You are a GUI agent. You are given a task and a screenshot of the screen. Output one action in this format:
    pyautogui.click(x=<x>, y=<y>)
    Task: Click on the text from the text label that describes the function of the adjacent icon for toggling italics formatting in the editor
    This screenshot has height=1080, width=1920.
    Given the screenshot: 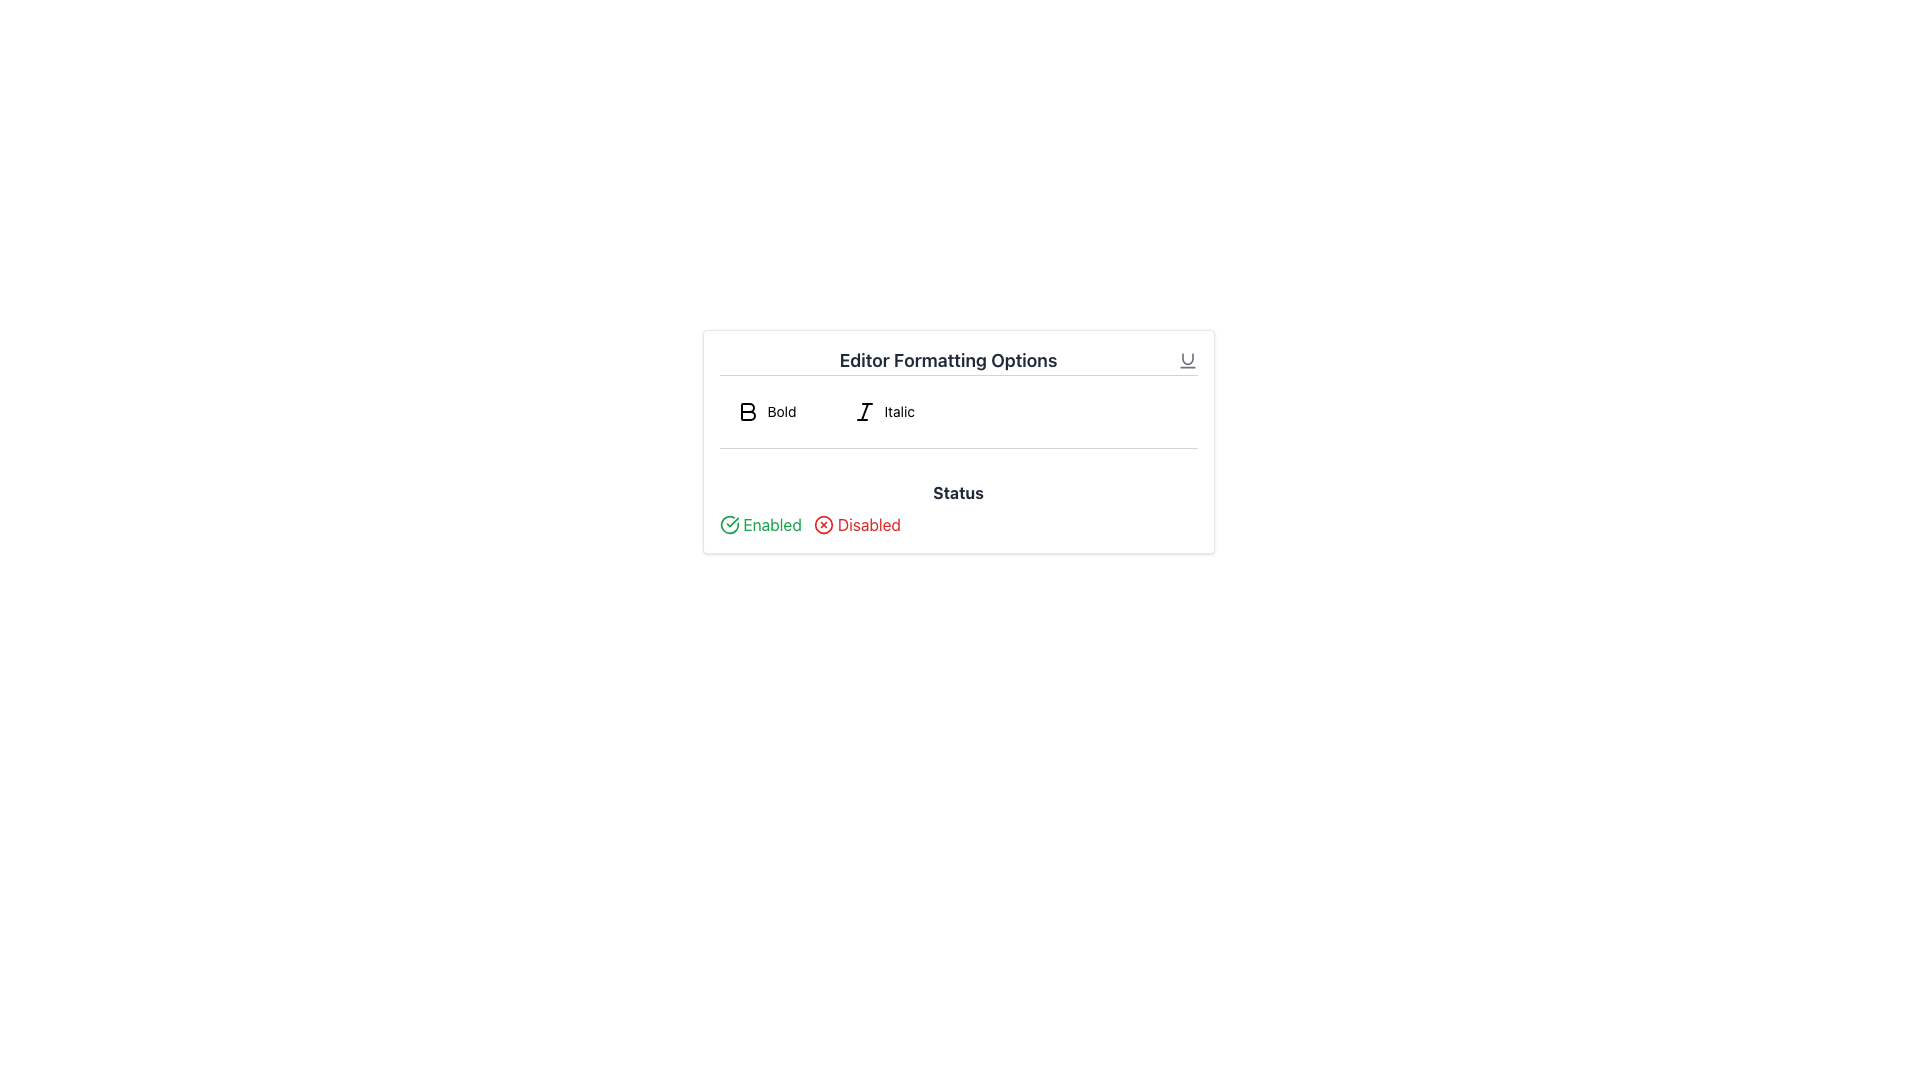 What is the action you would take?
    pyautogui.click(x=898, y=411)
    